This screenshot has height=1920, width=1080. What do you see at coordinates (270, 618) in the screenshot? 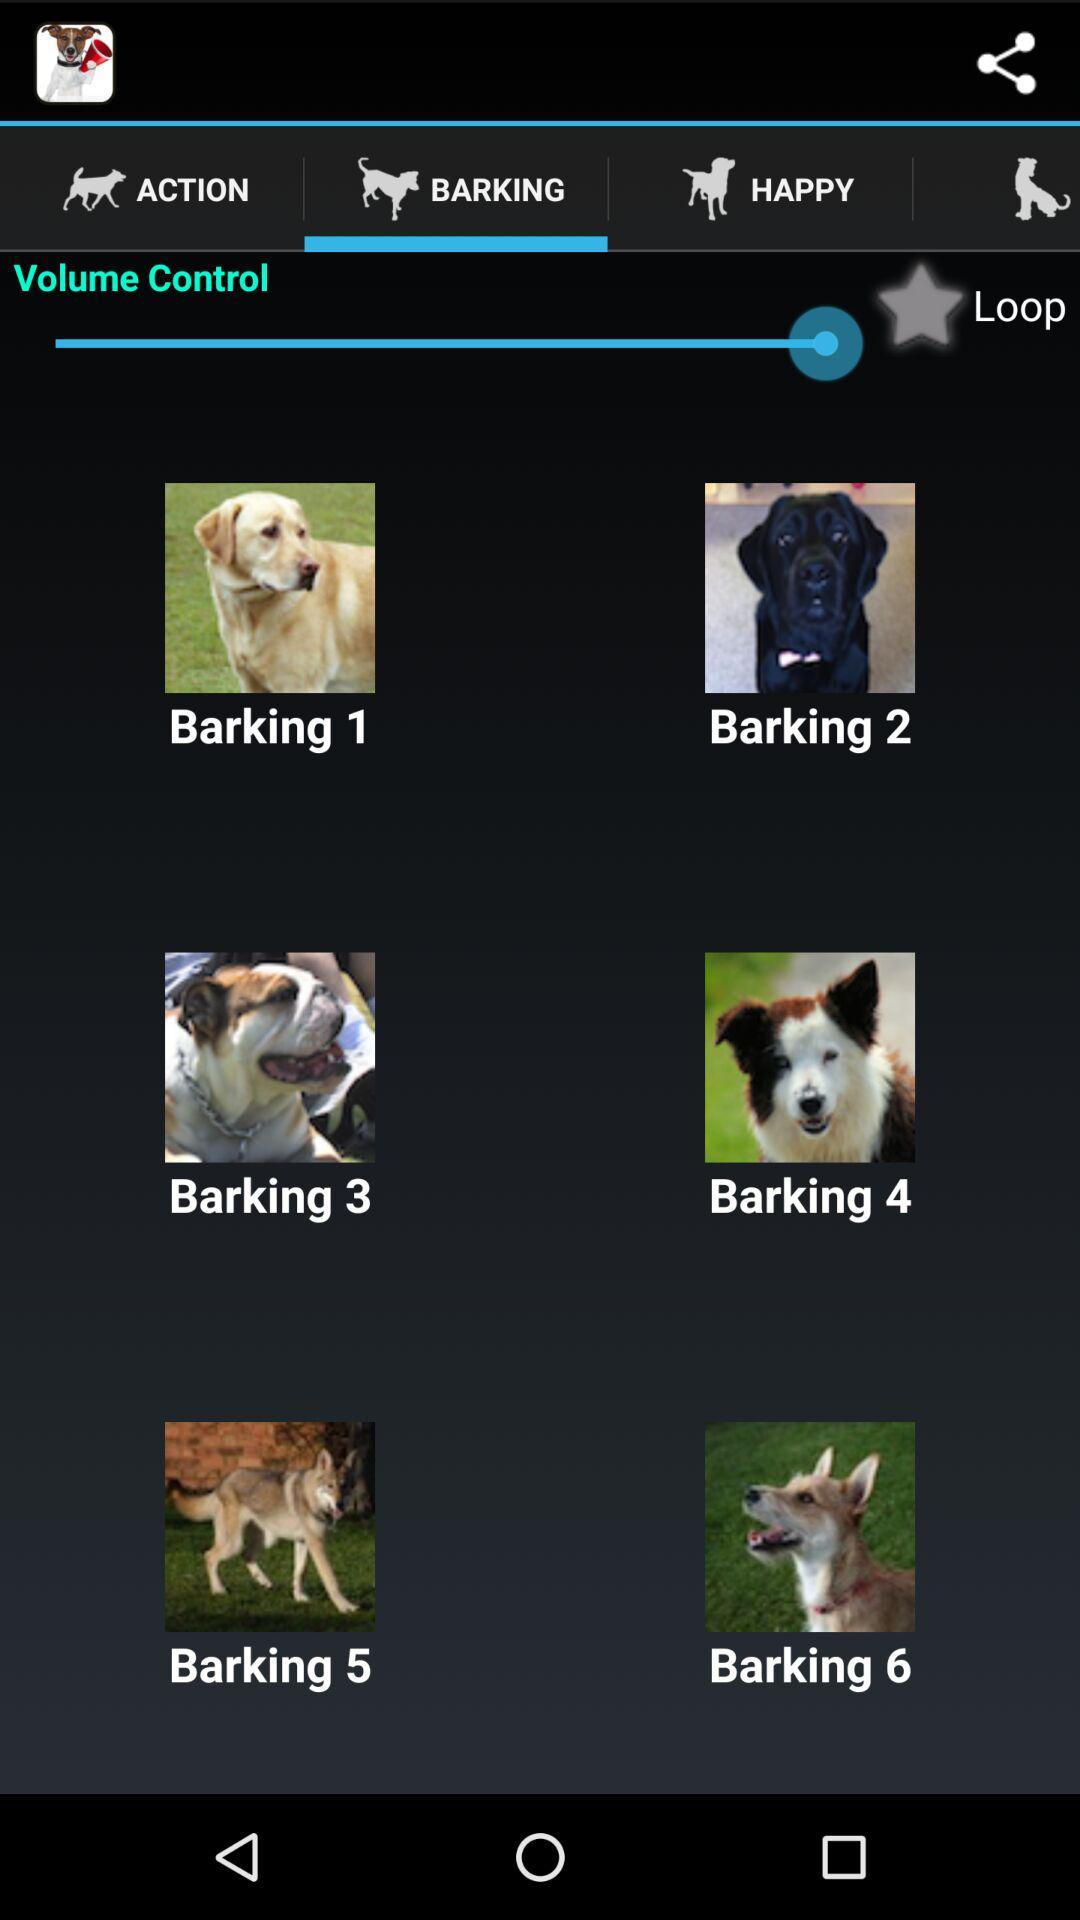
I see `the barking 1 button` at bounding box center [270, 618].